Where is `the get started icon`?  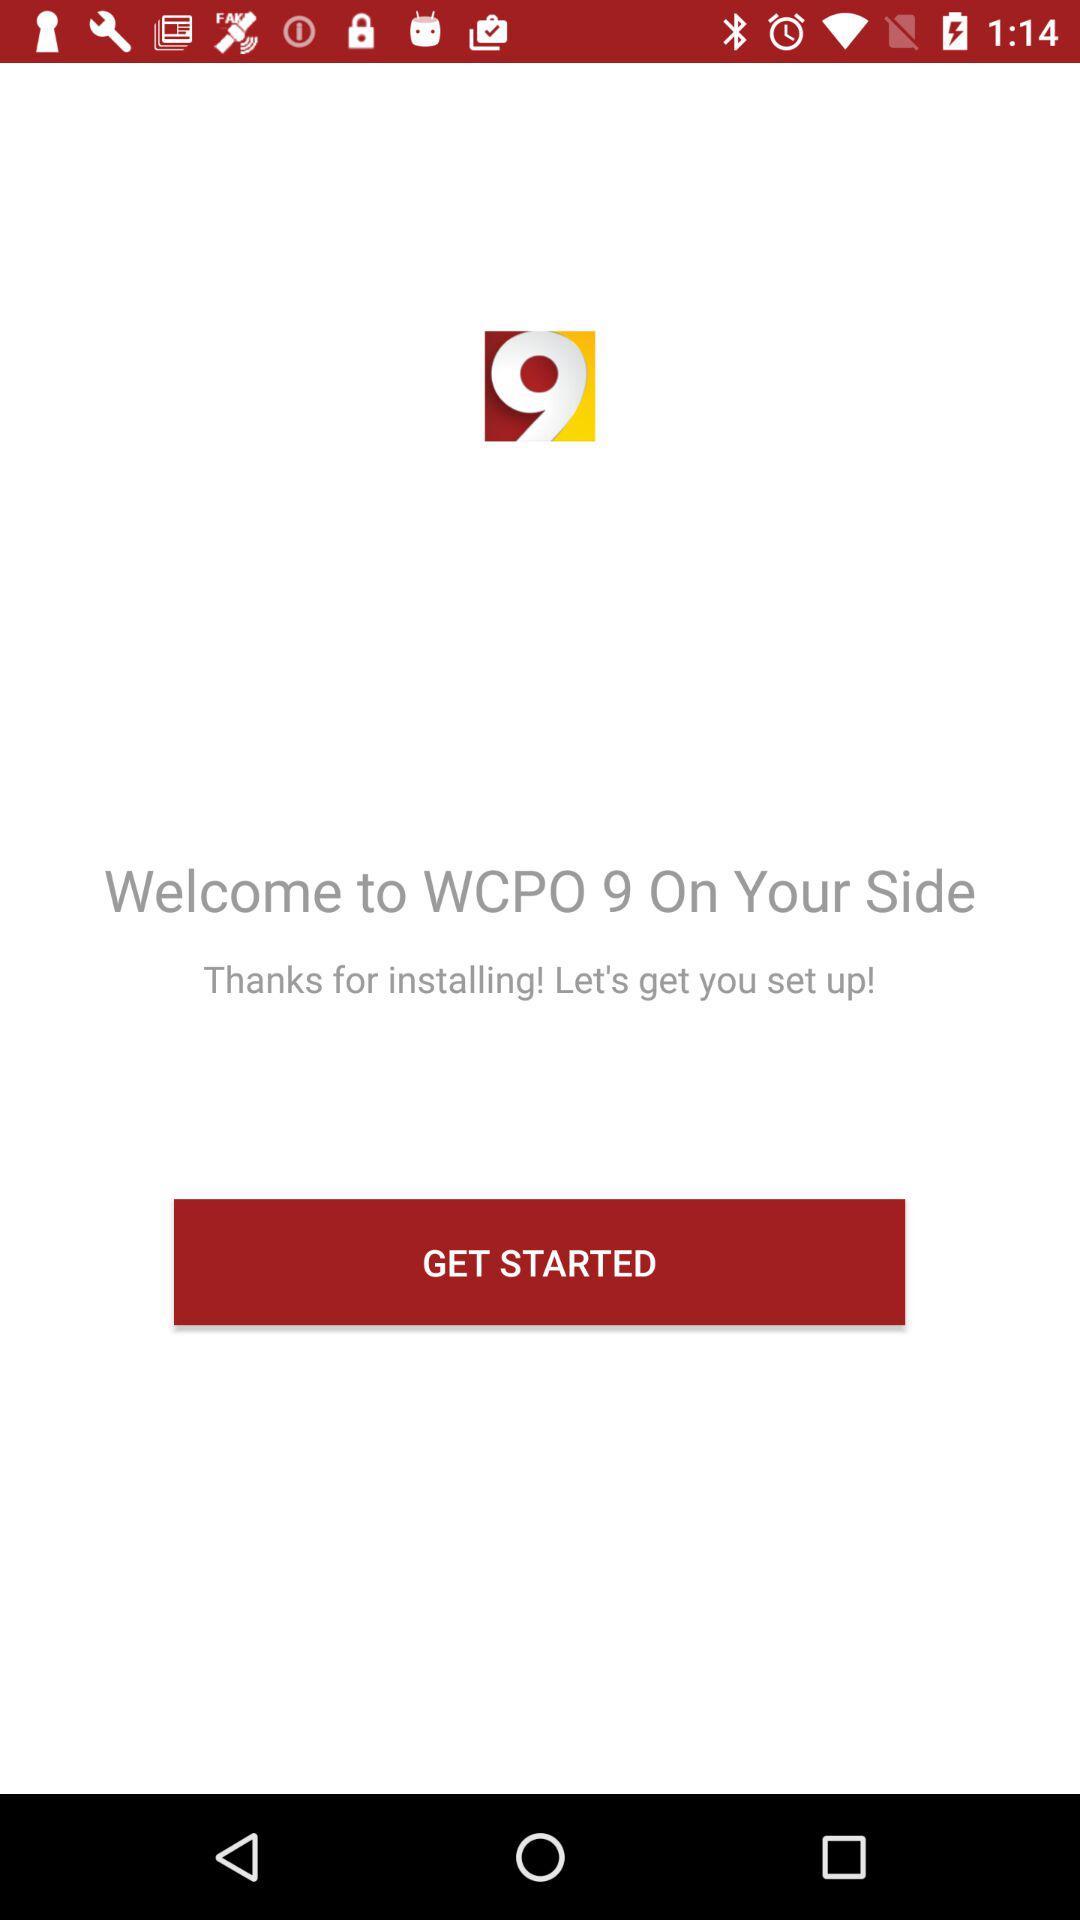 the get started icon is located at coordinates (538, 1261).